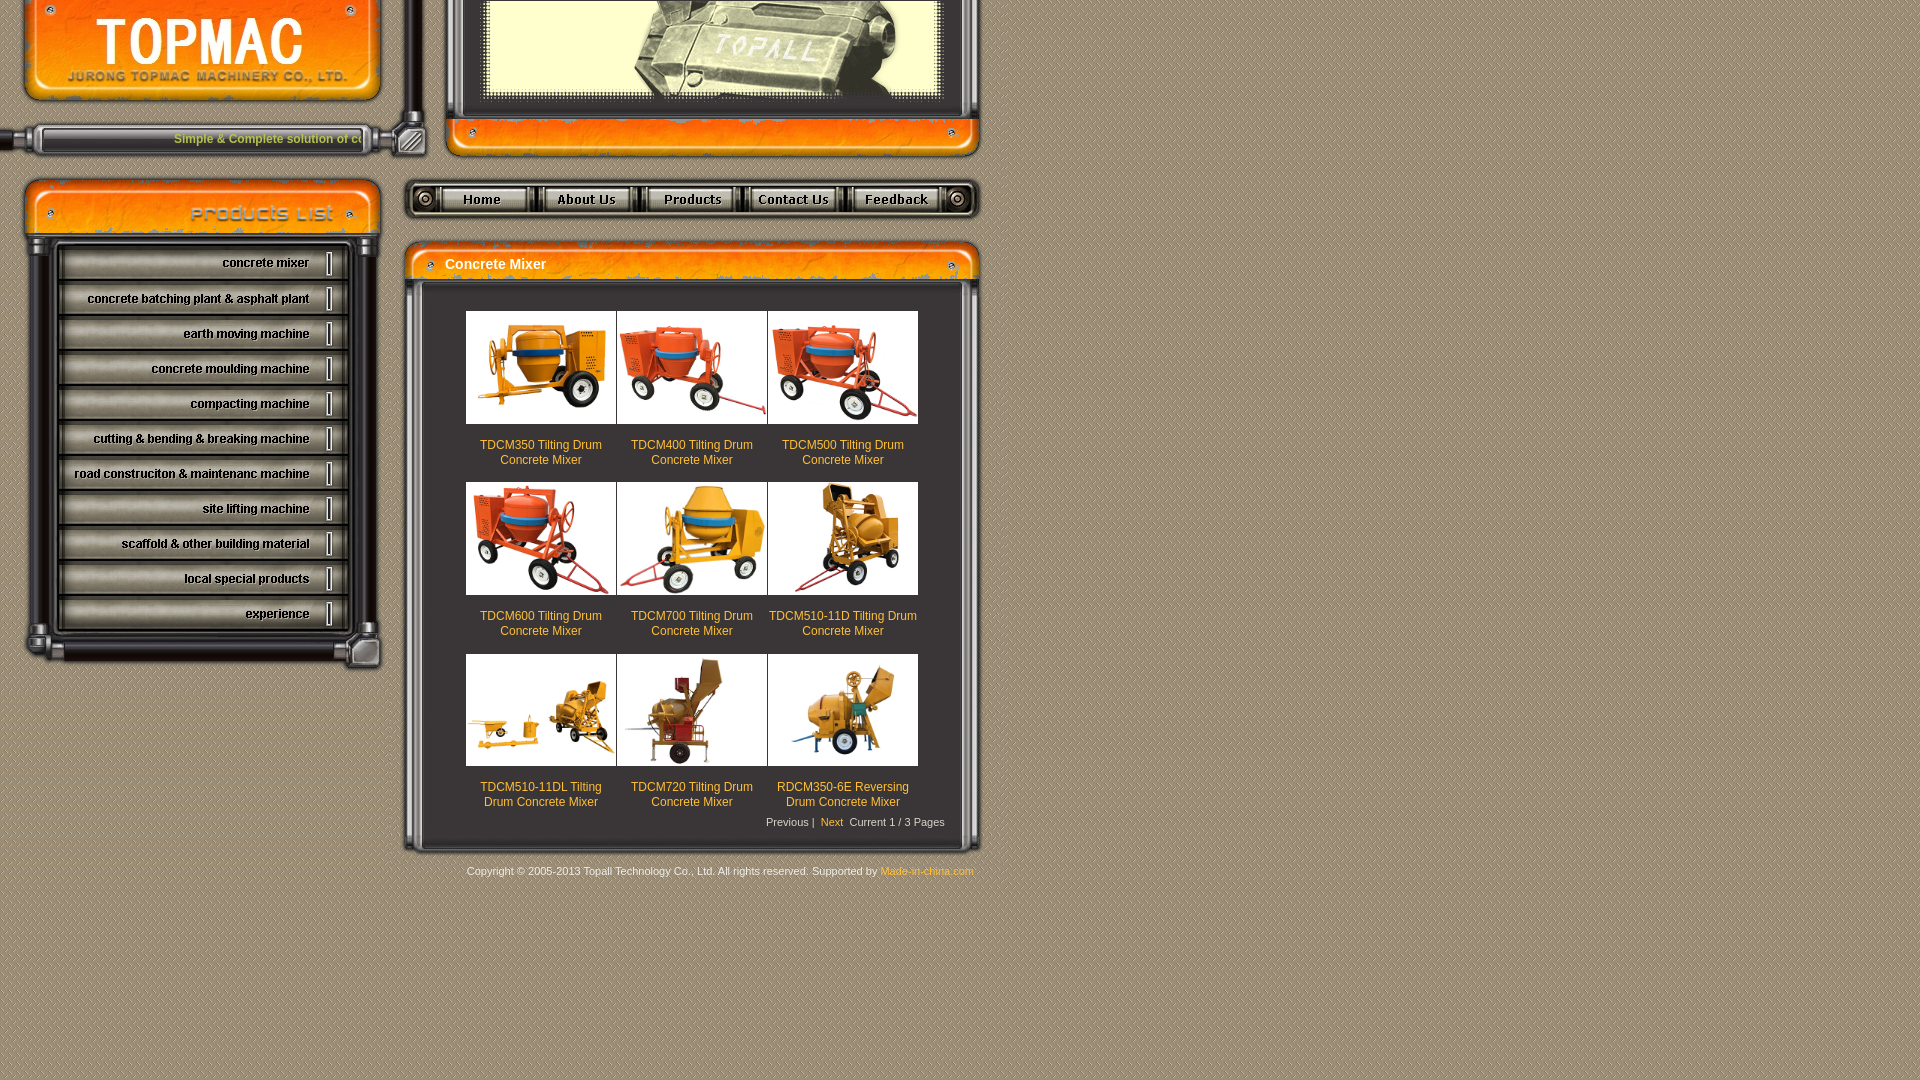 The height and width of the screenshot is (1080, 1920). What do you see at coordinates (843, 451) in the screenshot?
I see `'TDCM500 Tilting Drum Concrete Mixer'` at bounding box center [843, 451].